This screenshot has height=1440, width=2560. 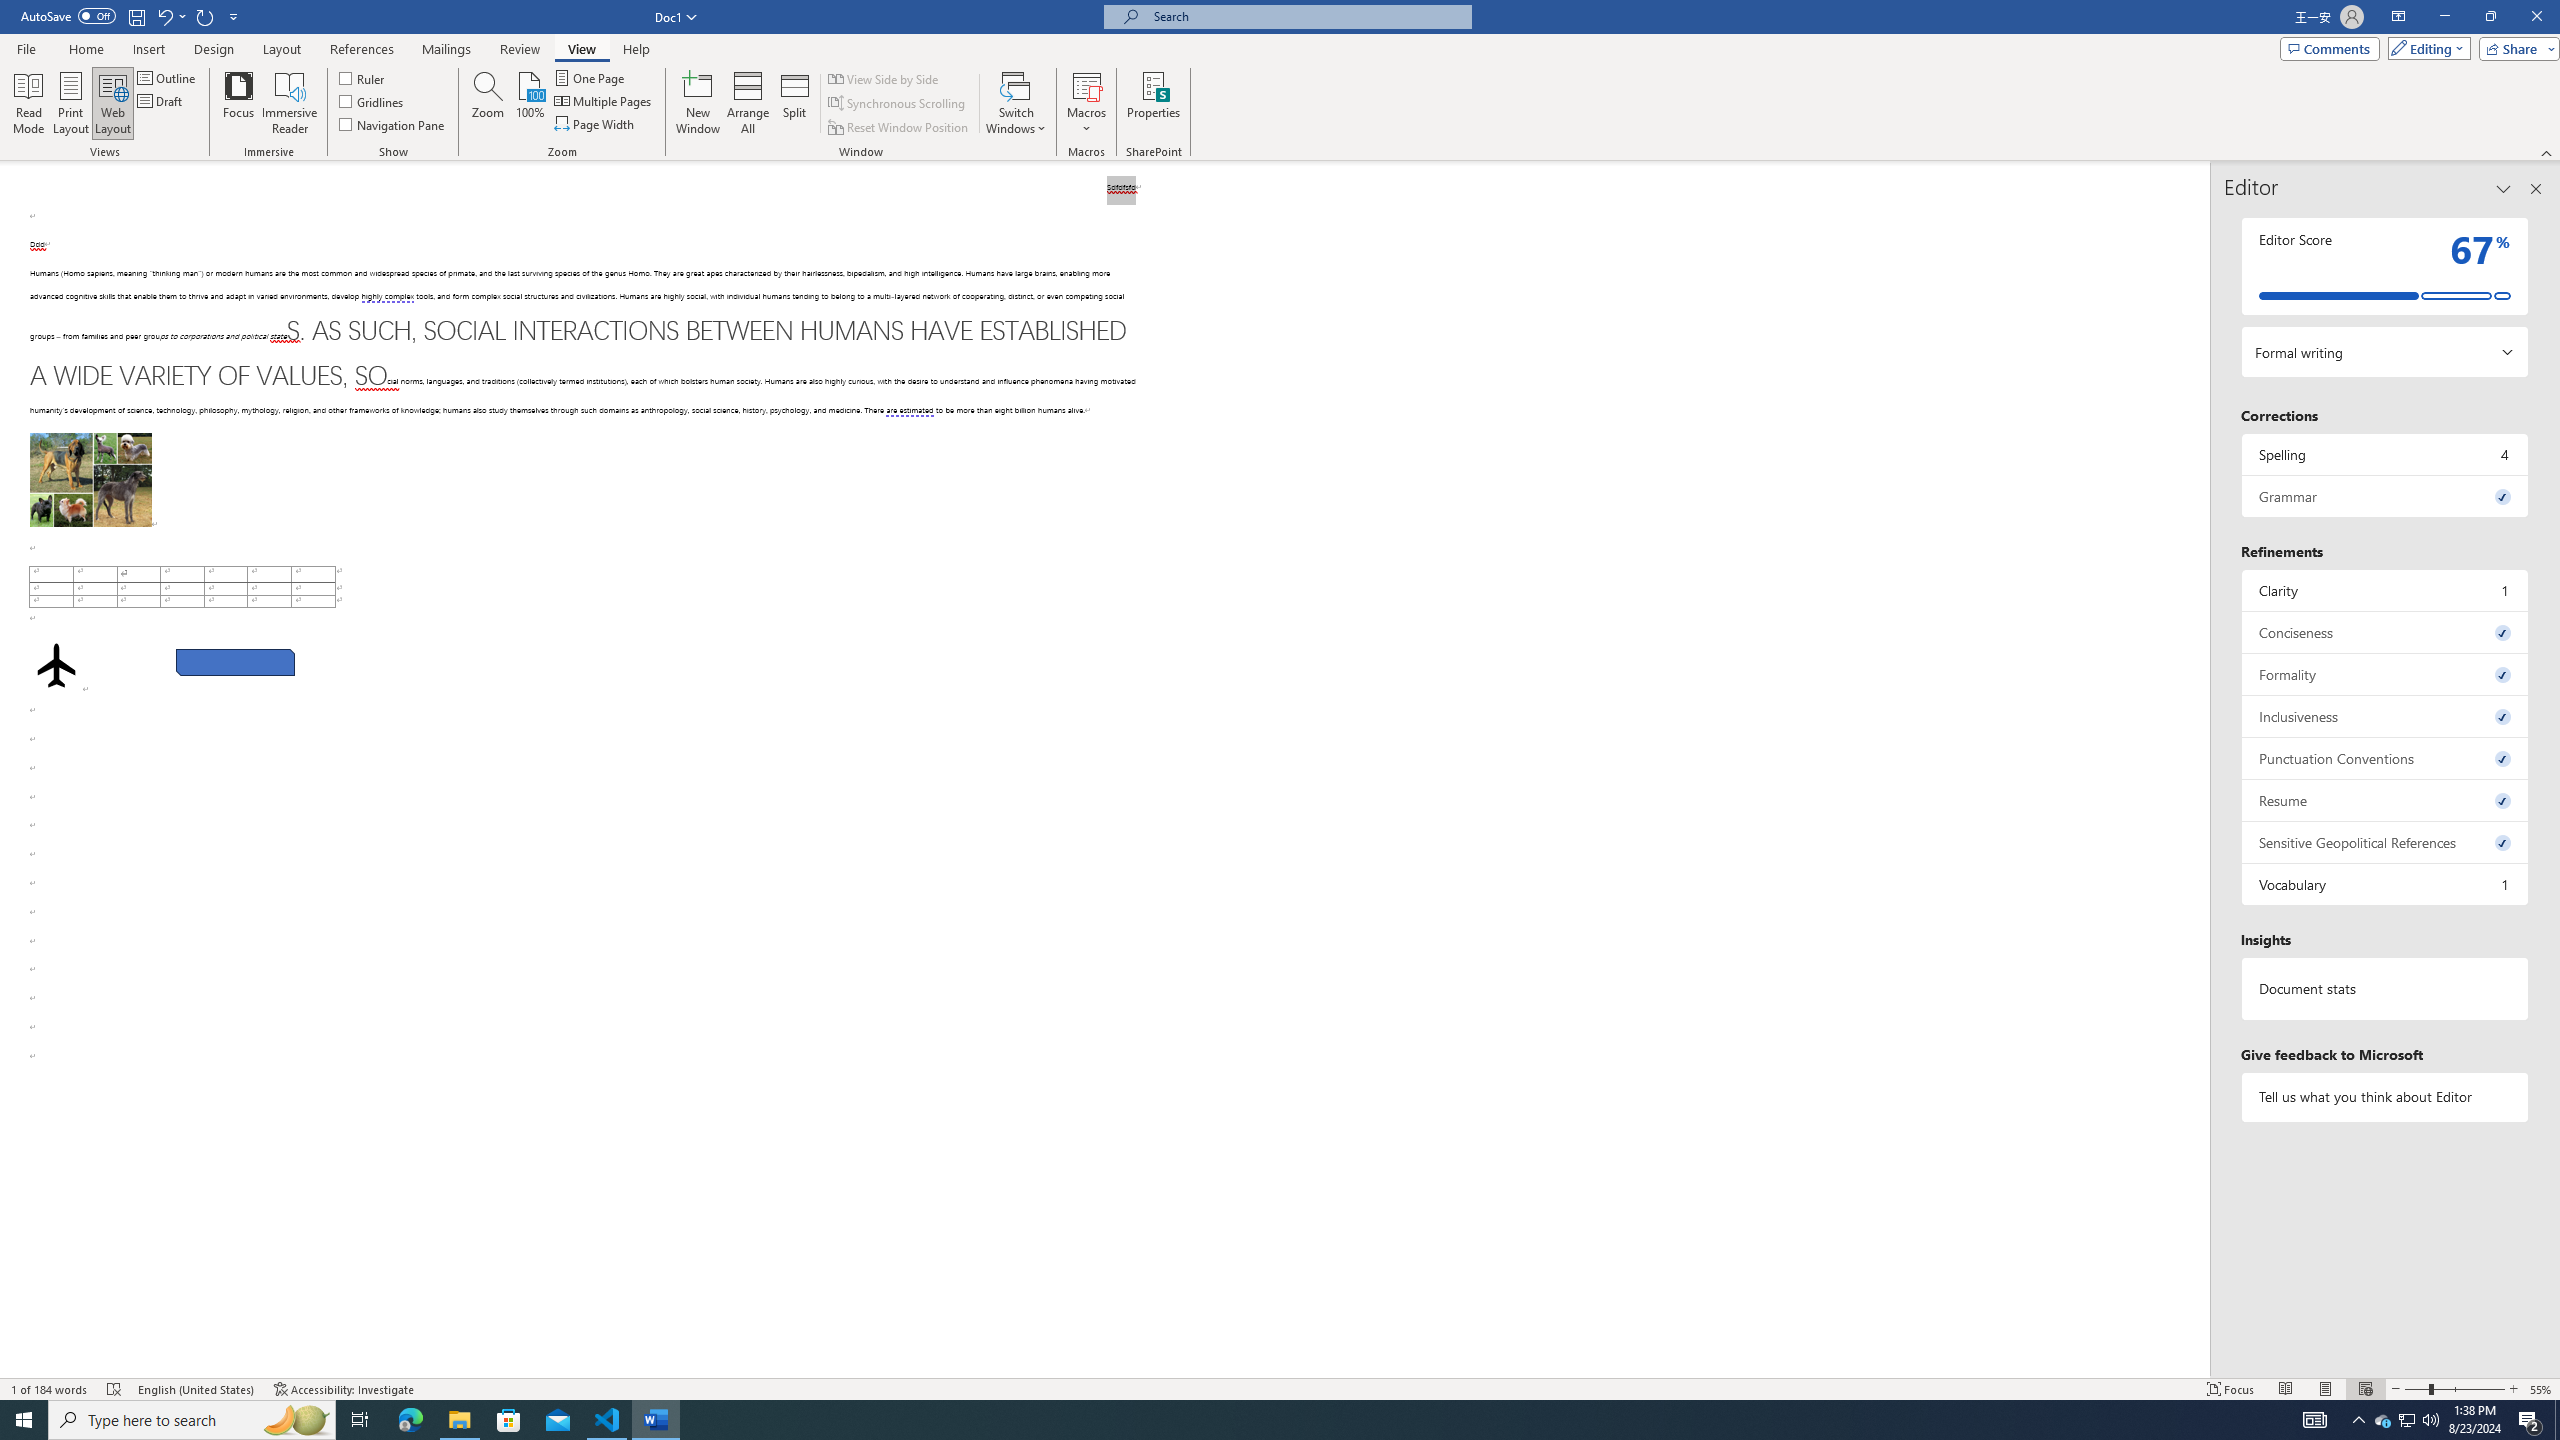 I want to click on 'Multiple Pages', so click(x=603, y=99).